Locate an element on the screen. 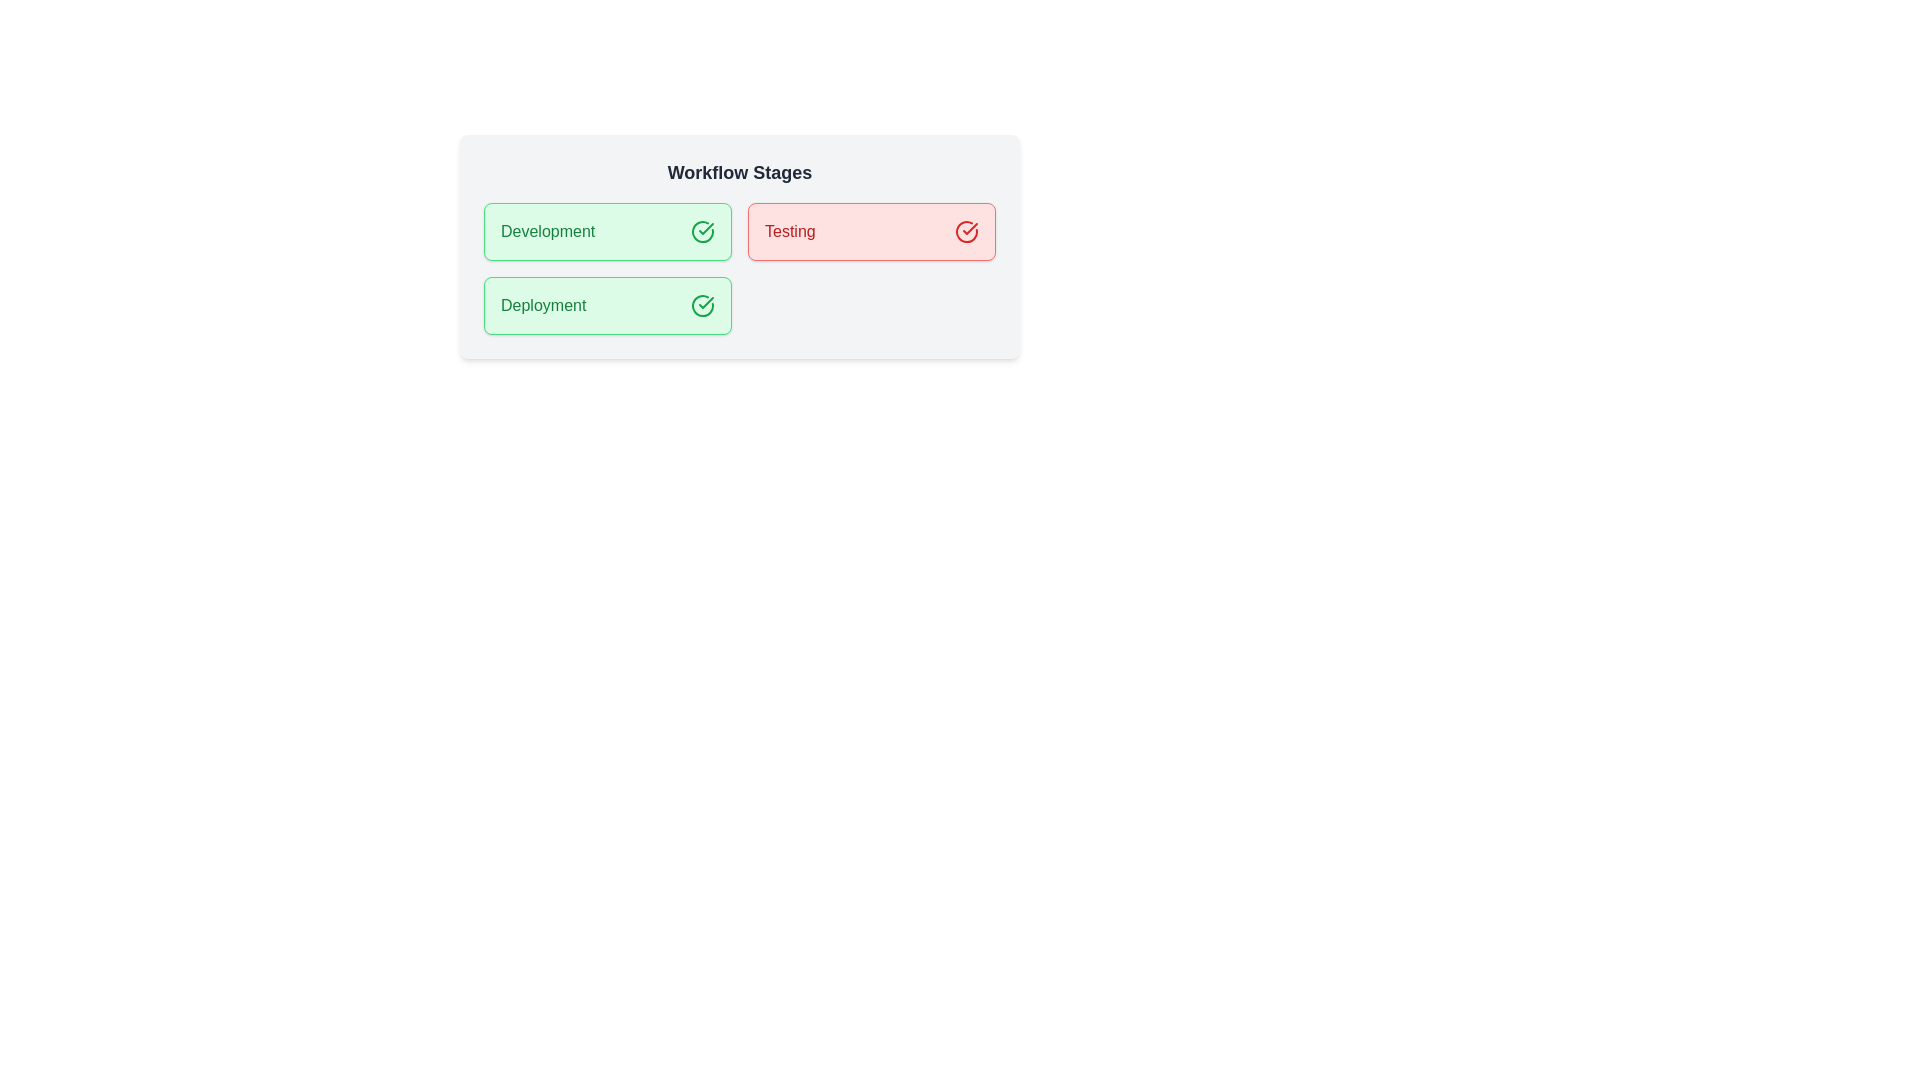  the 'Development' stage text label located inside the green card at the top-left of the workflow stages list is located at coordinates (548, 230).